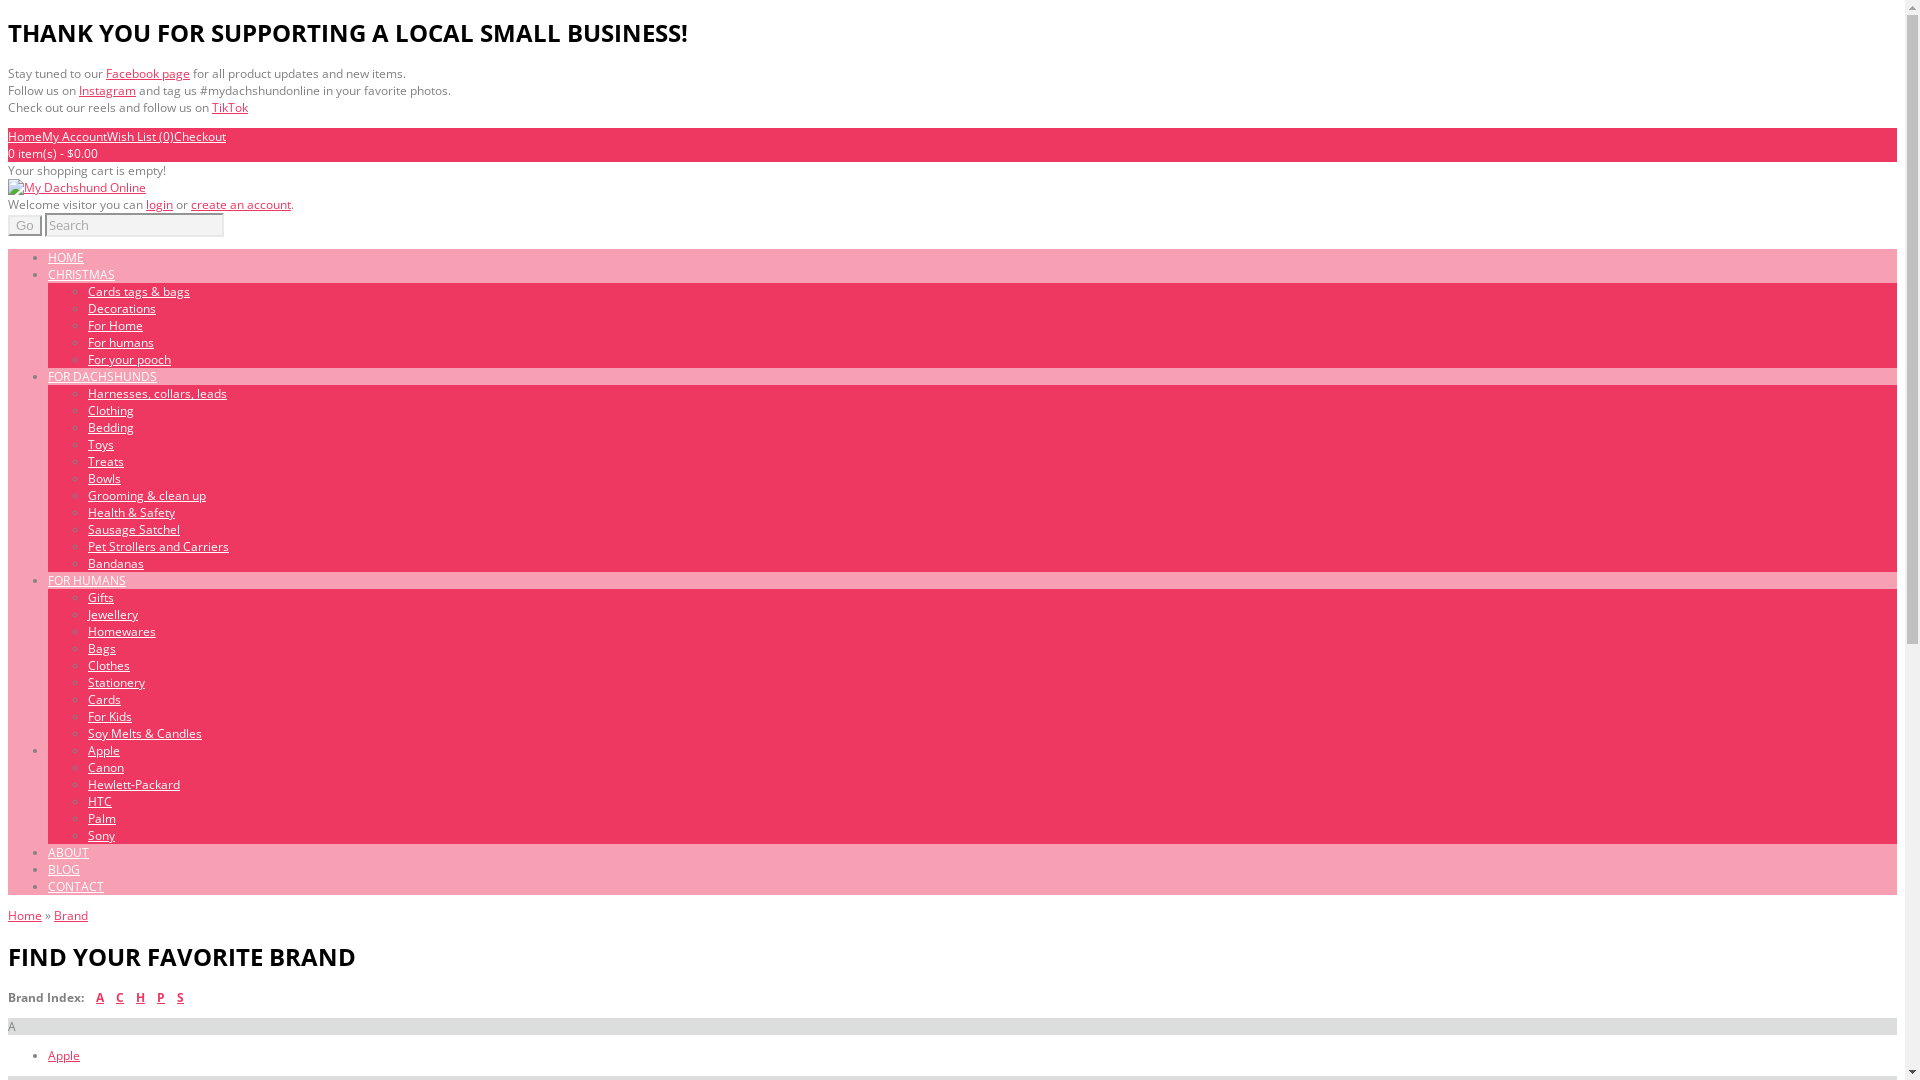 The image size is (1920, 1080). Describe the element at coordinates (86, 324) in the screenshot. I see `'For Home'` at that location.